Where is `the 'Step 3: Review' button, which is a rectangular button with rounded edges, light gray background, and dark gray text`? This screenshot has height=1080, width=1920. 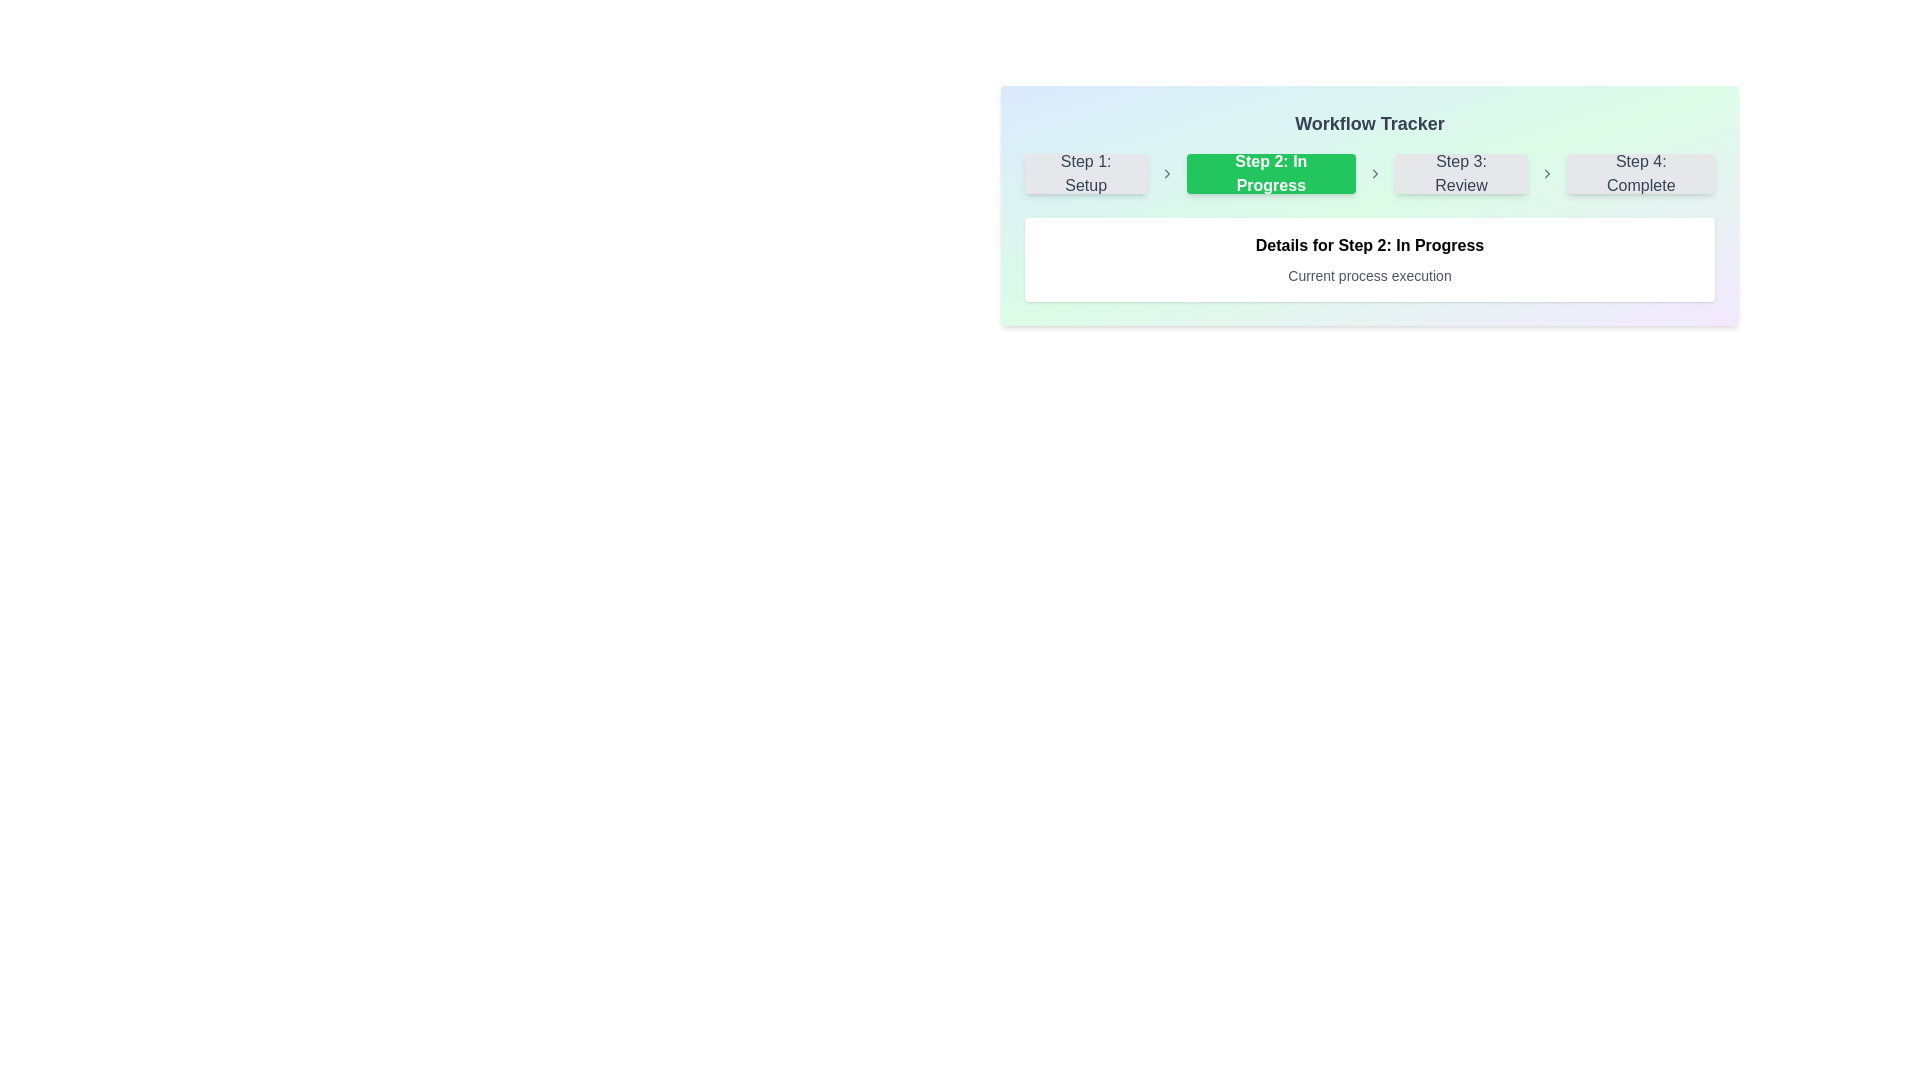 the 'Step 3: Review' button, which is a rectangular button with rounded edges, light gray background, and dark gray text is located at coordinates (1461, 172).